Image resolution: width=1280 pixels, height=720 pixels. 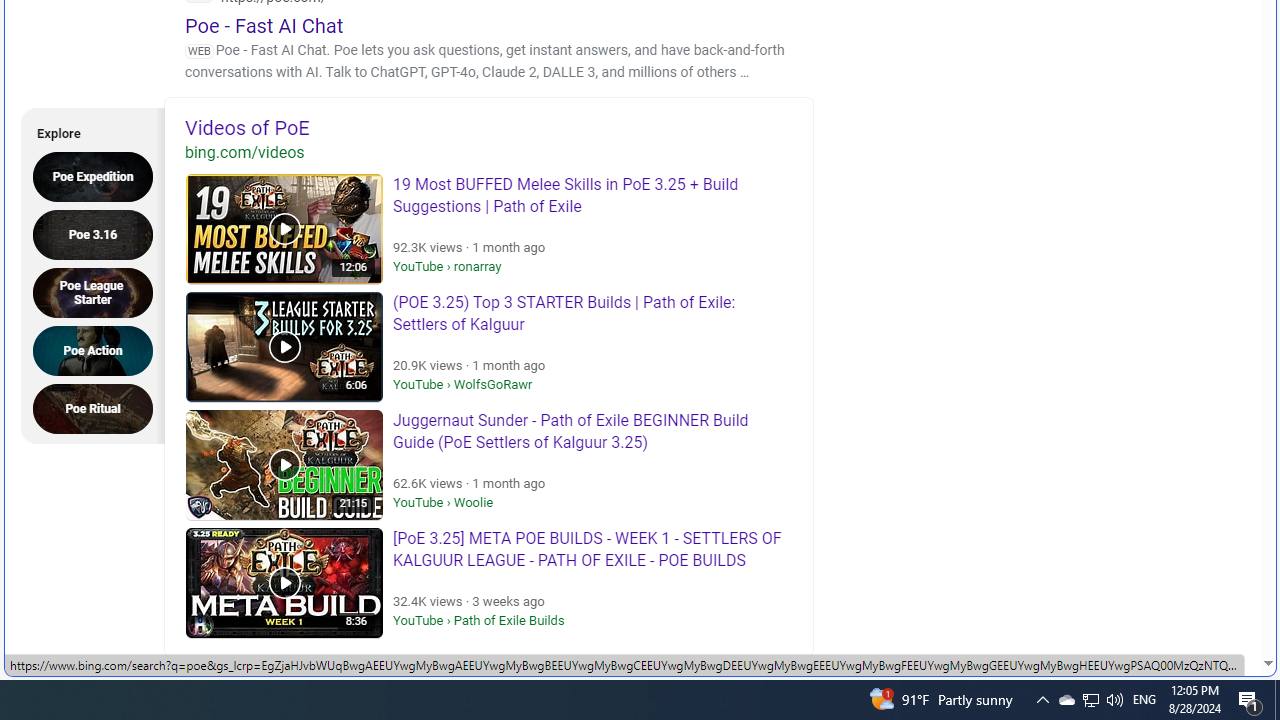 I want to click on 'Poe 3.16', so click(x=98, y=233).